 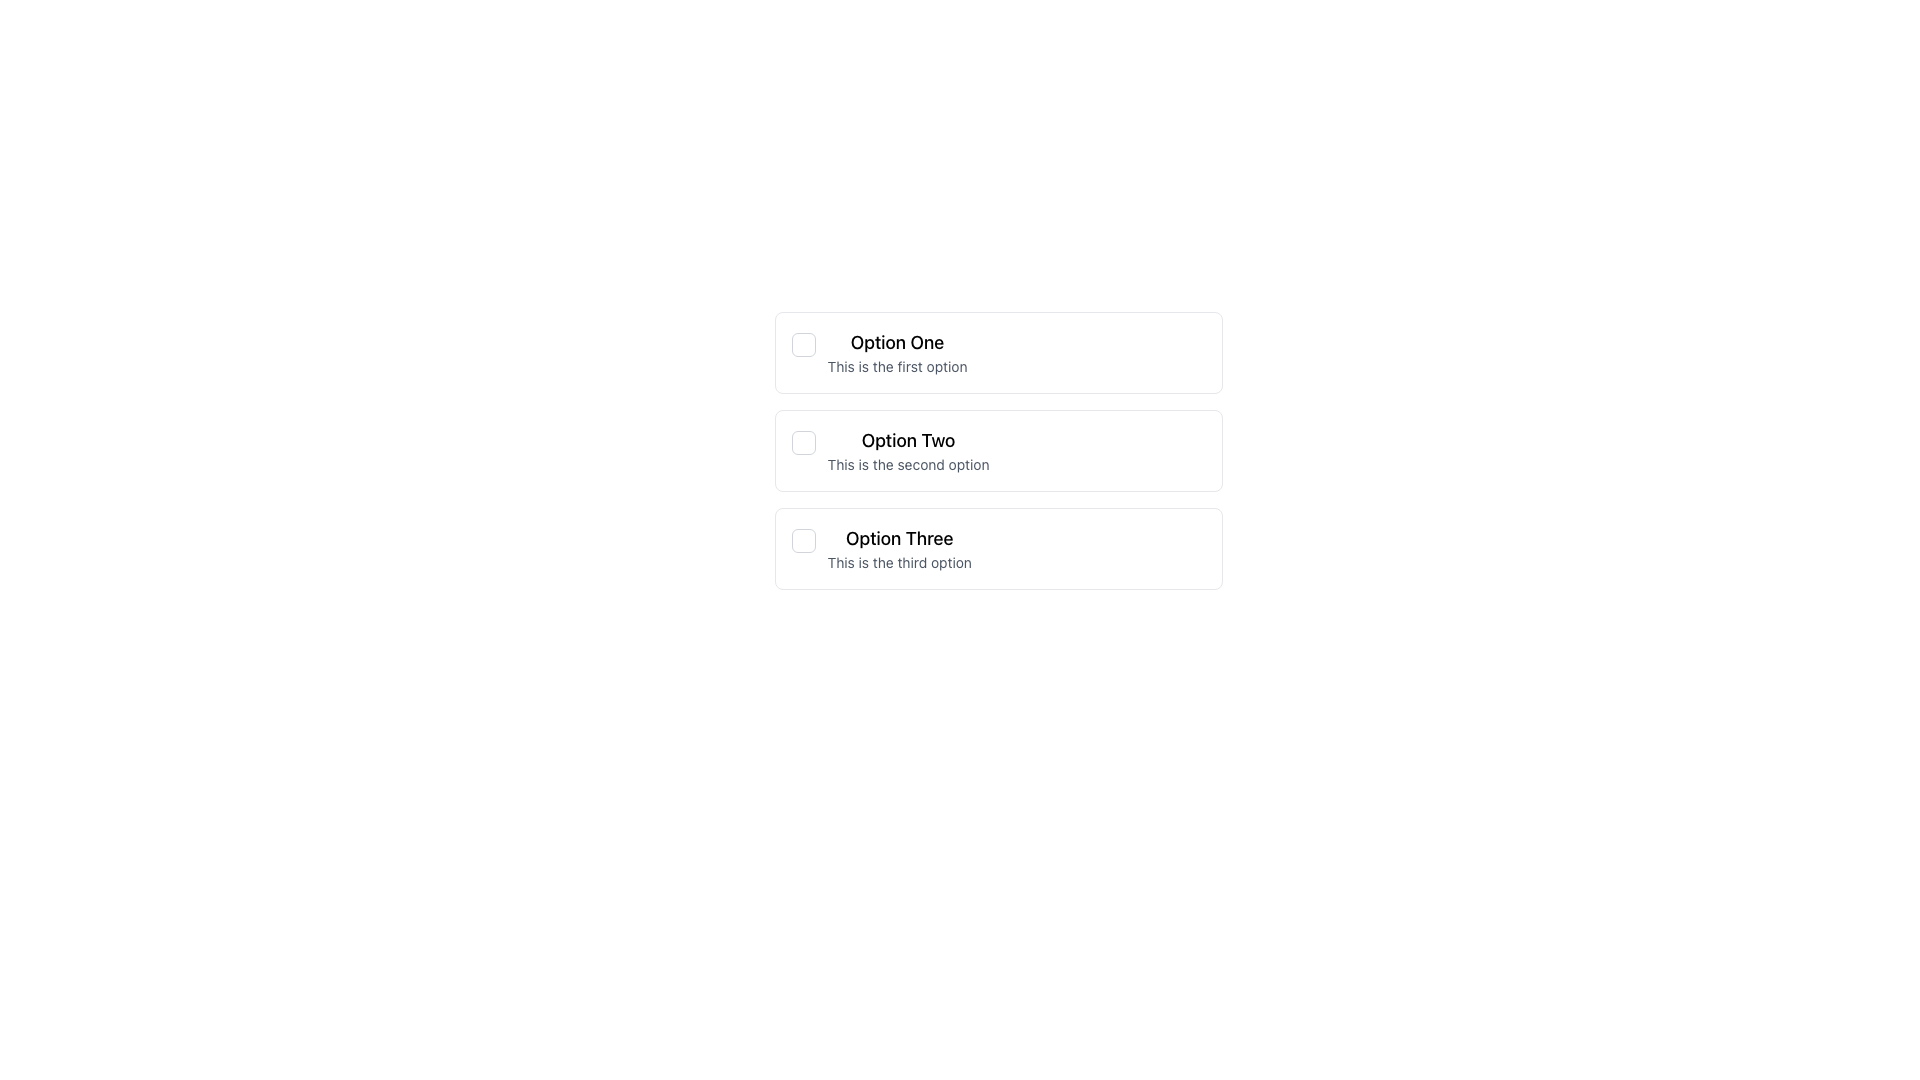 What do you see at coordinates (896, 352) in the screenshot?
I see `the selectable option in the list, which is located at the topmost segment of a vertical list, adjacent to a checkbox` at bounding box center [896, 352].